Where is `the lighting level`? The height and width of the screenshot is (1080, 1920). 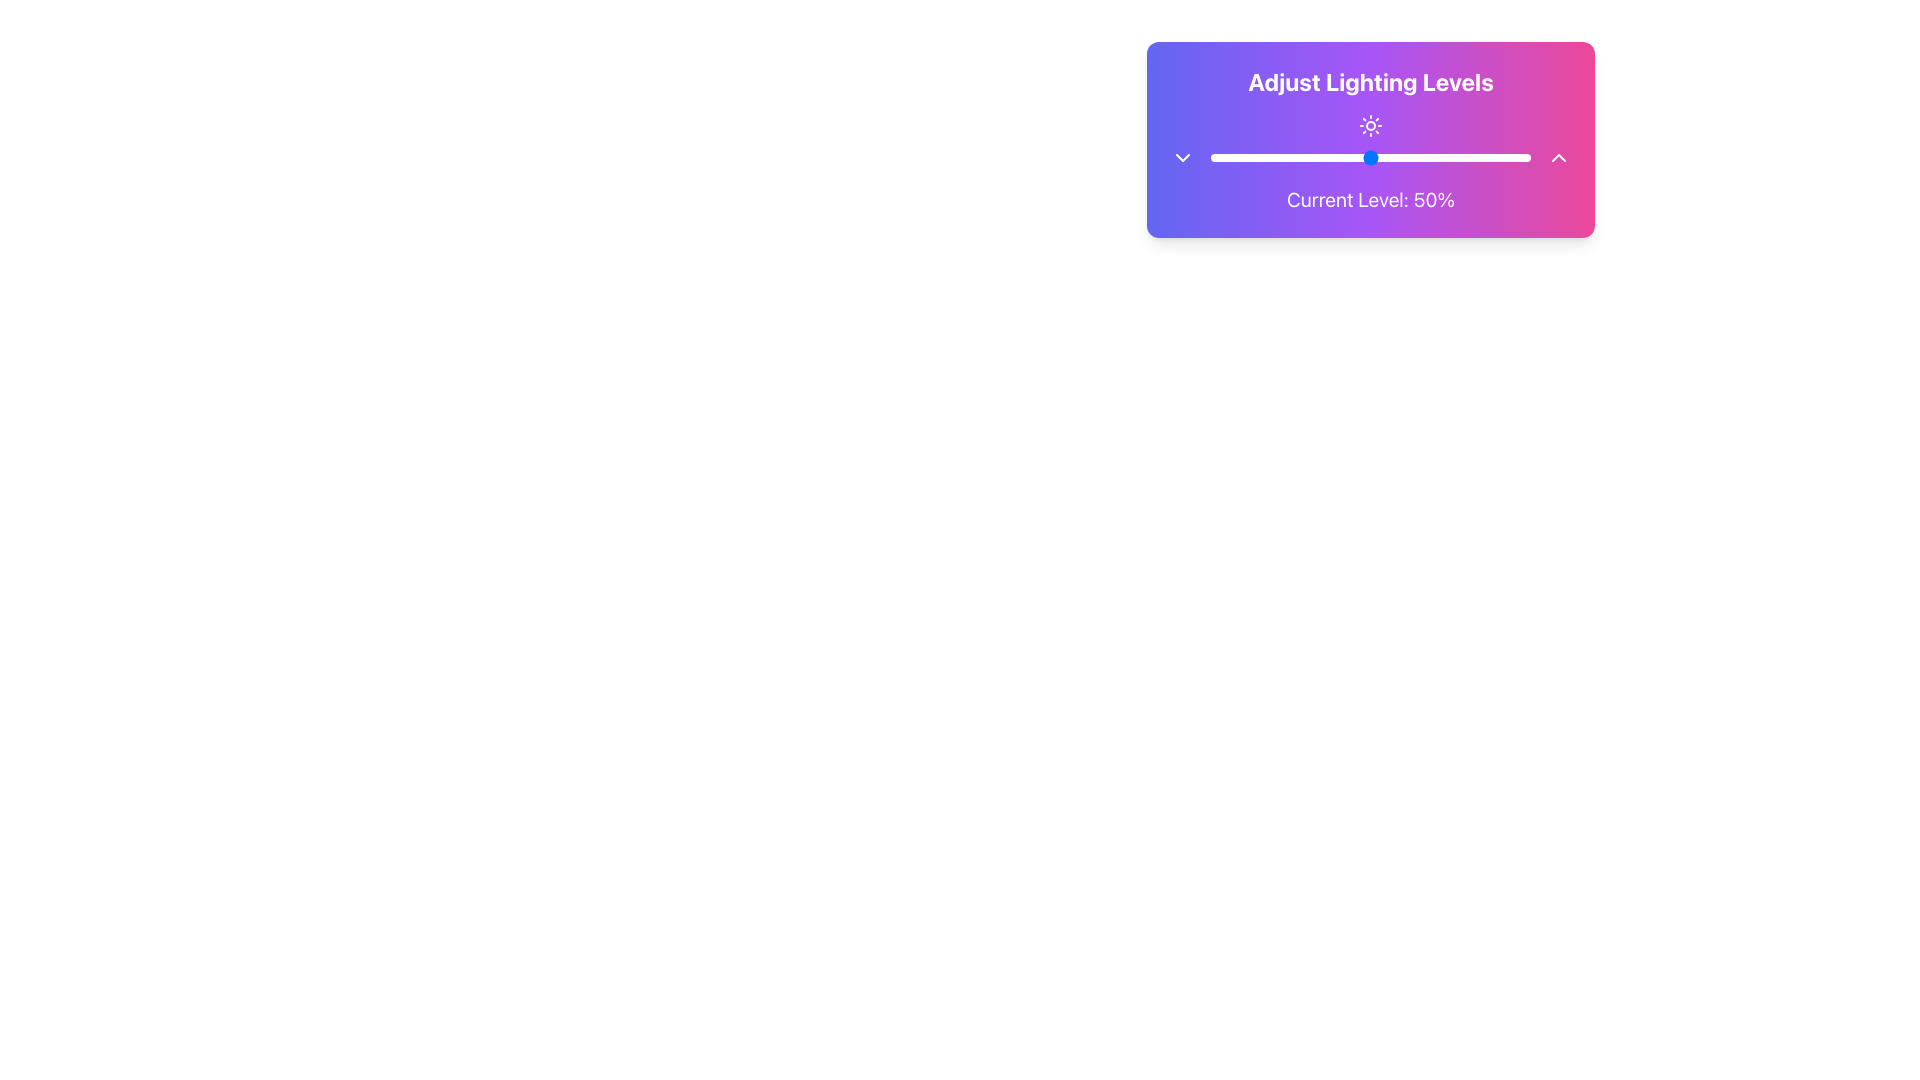 the lighting level is located at coordinates (1427, 157).